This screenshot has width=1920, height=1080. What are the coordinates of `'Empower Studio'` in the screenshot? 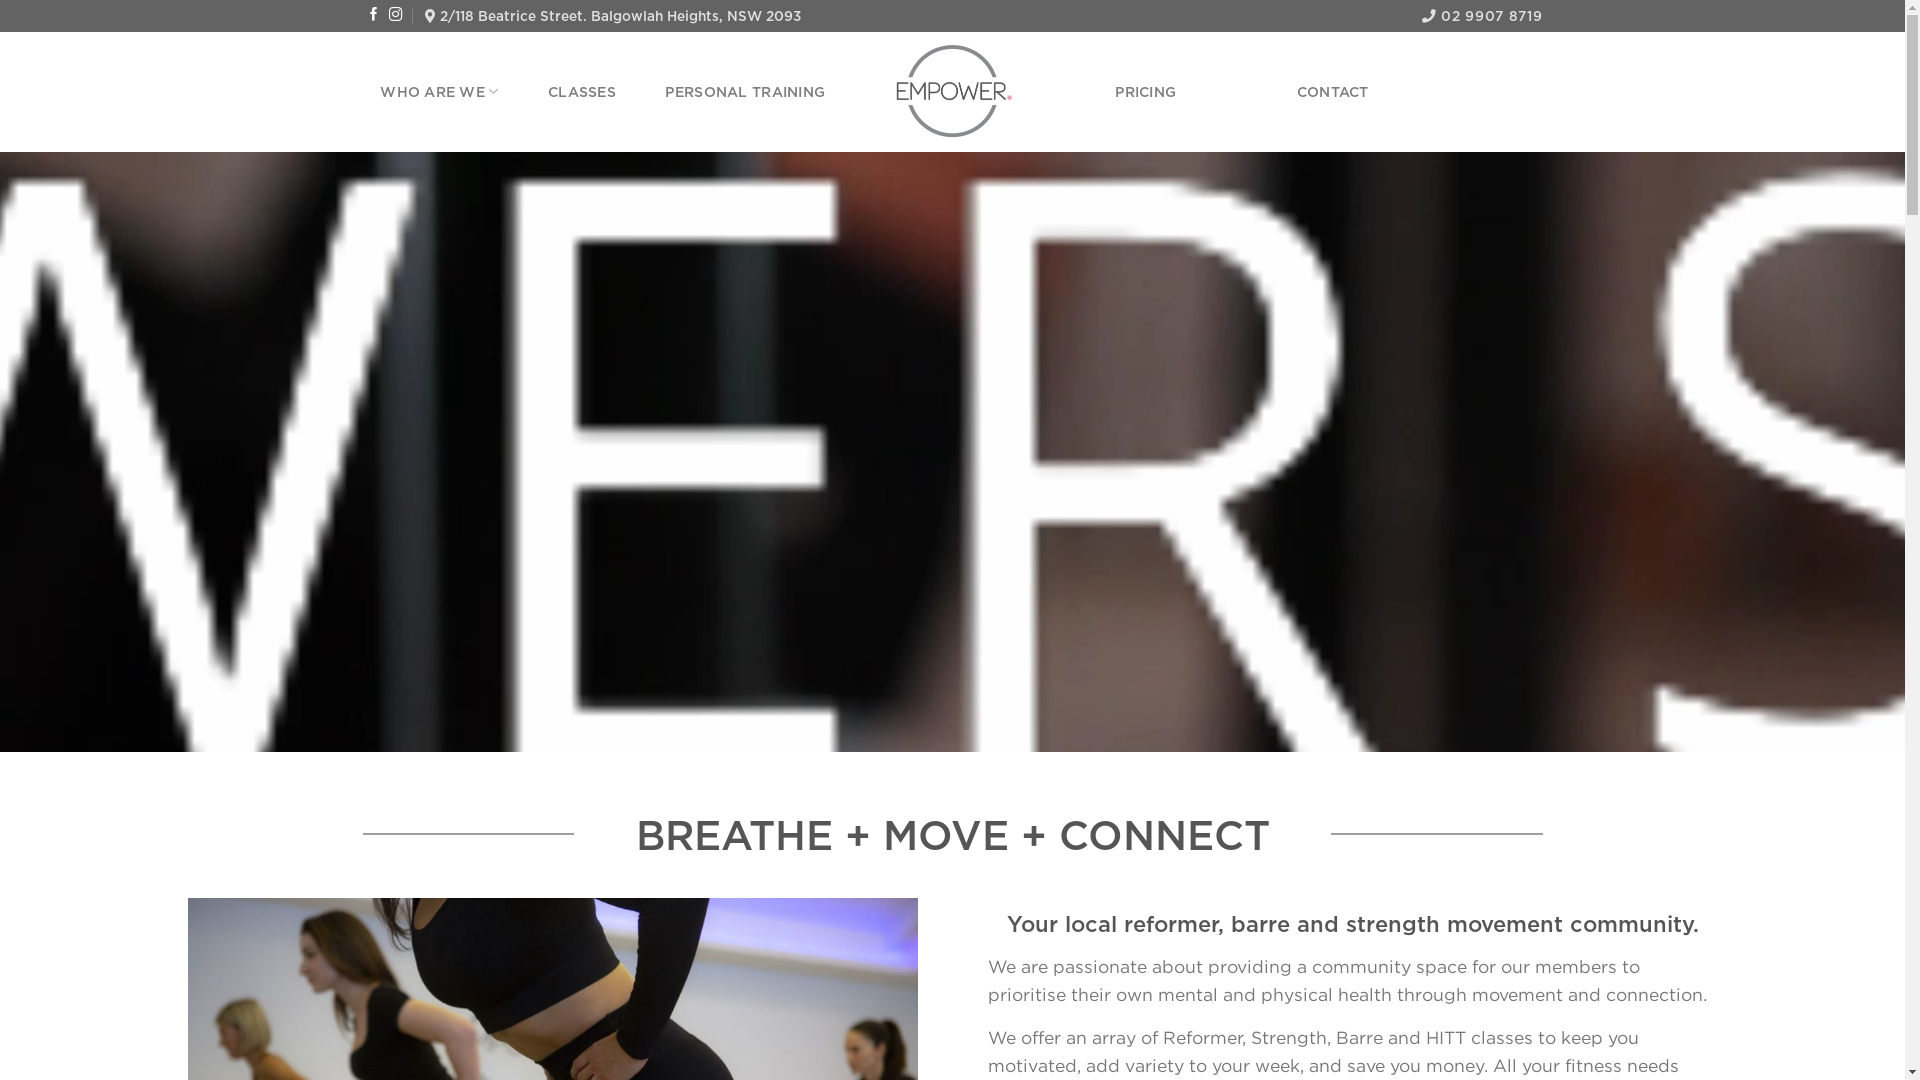 It's located at (951, 92).